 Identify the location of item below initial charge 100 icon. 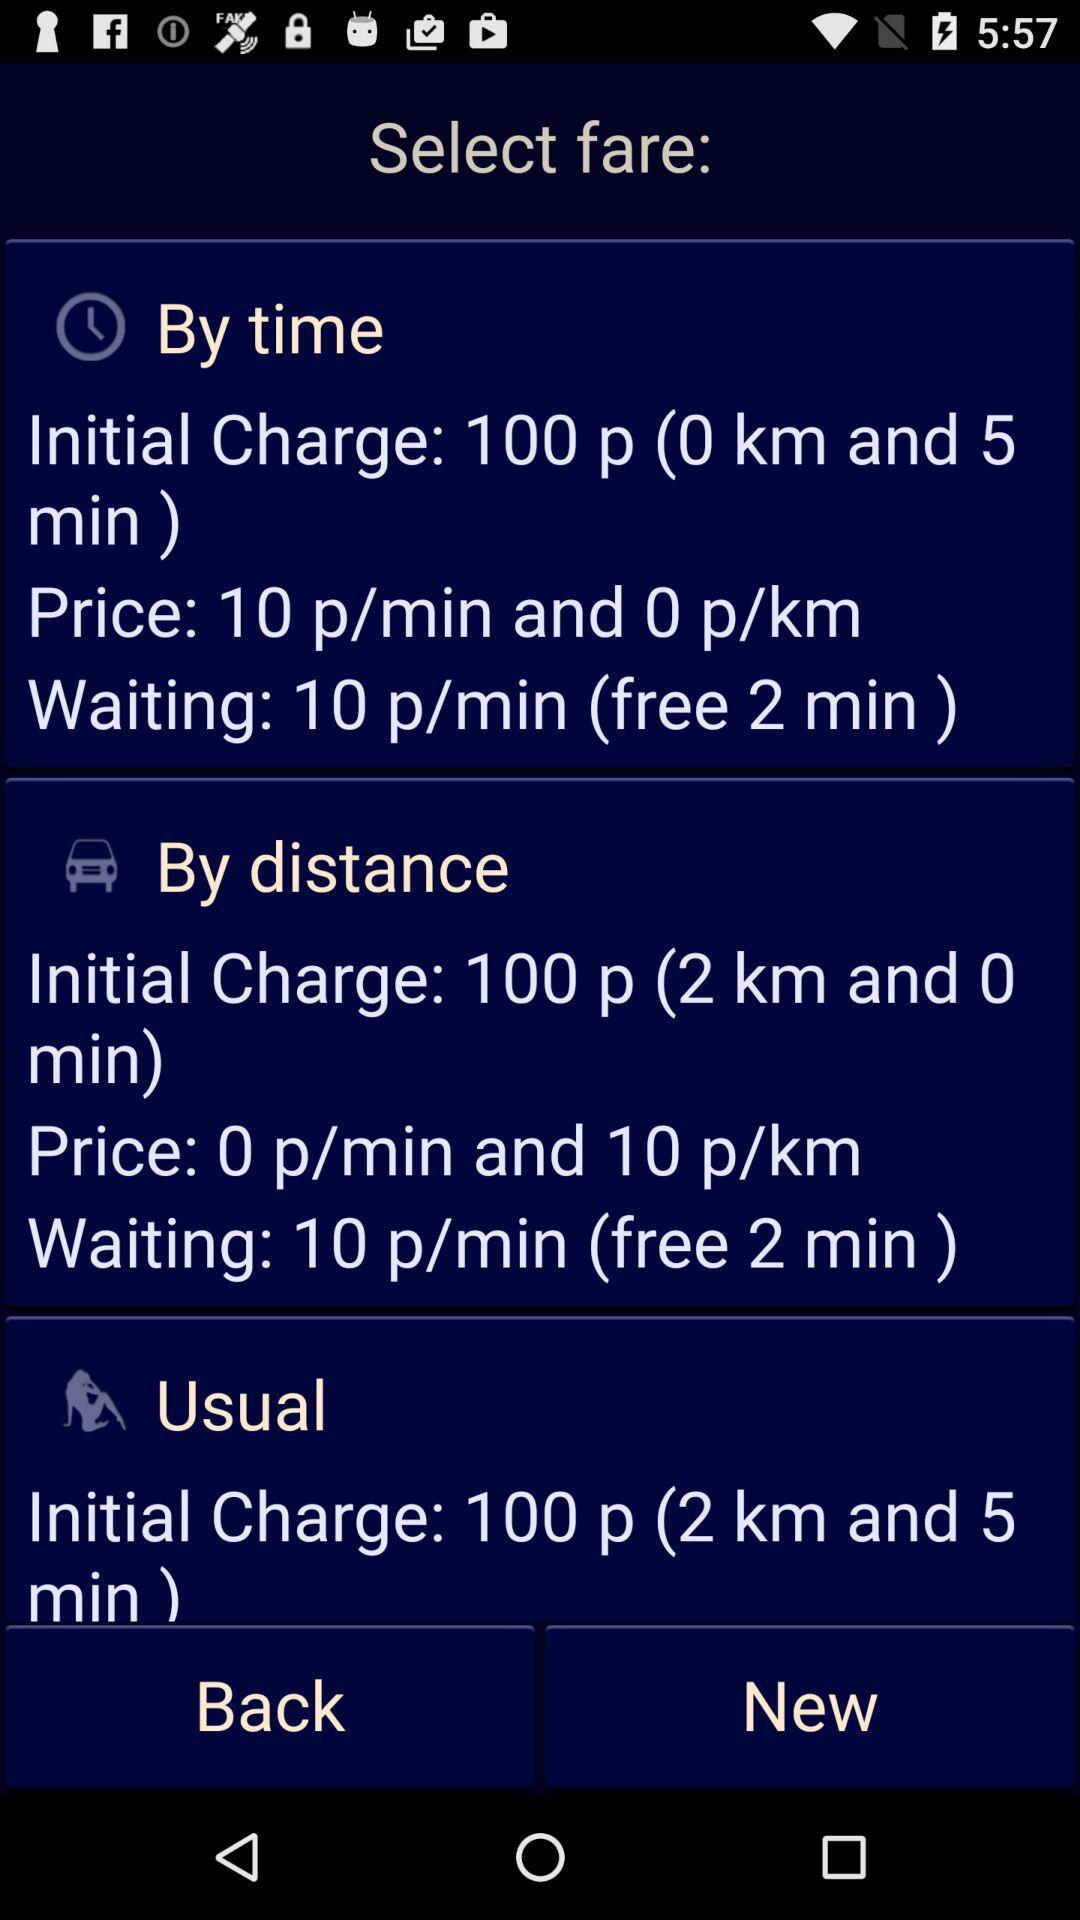
(810, 1706).